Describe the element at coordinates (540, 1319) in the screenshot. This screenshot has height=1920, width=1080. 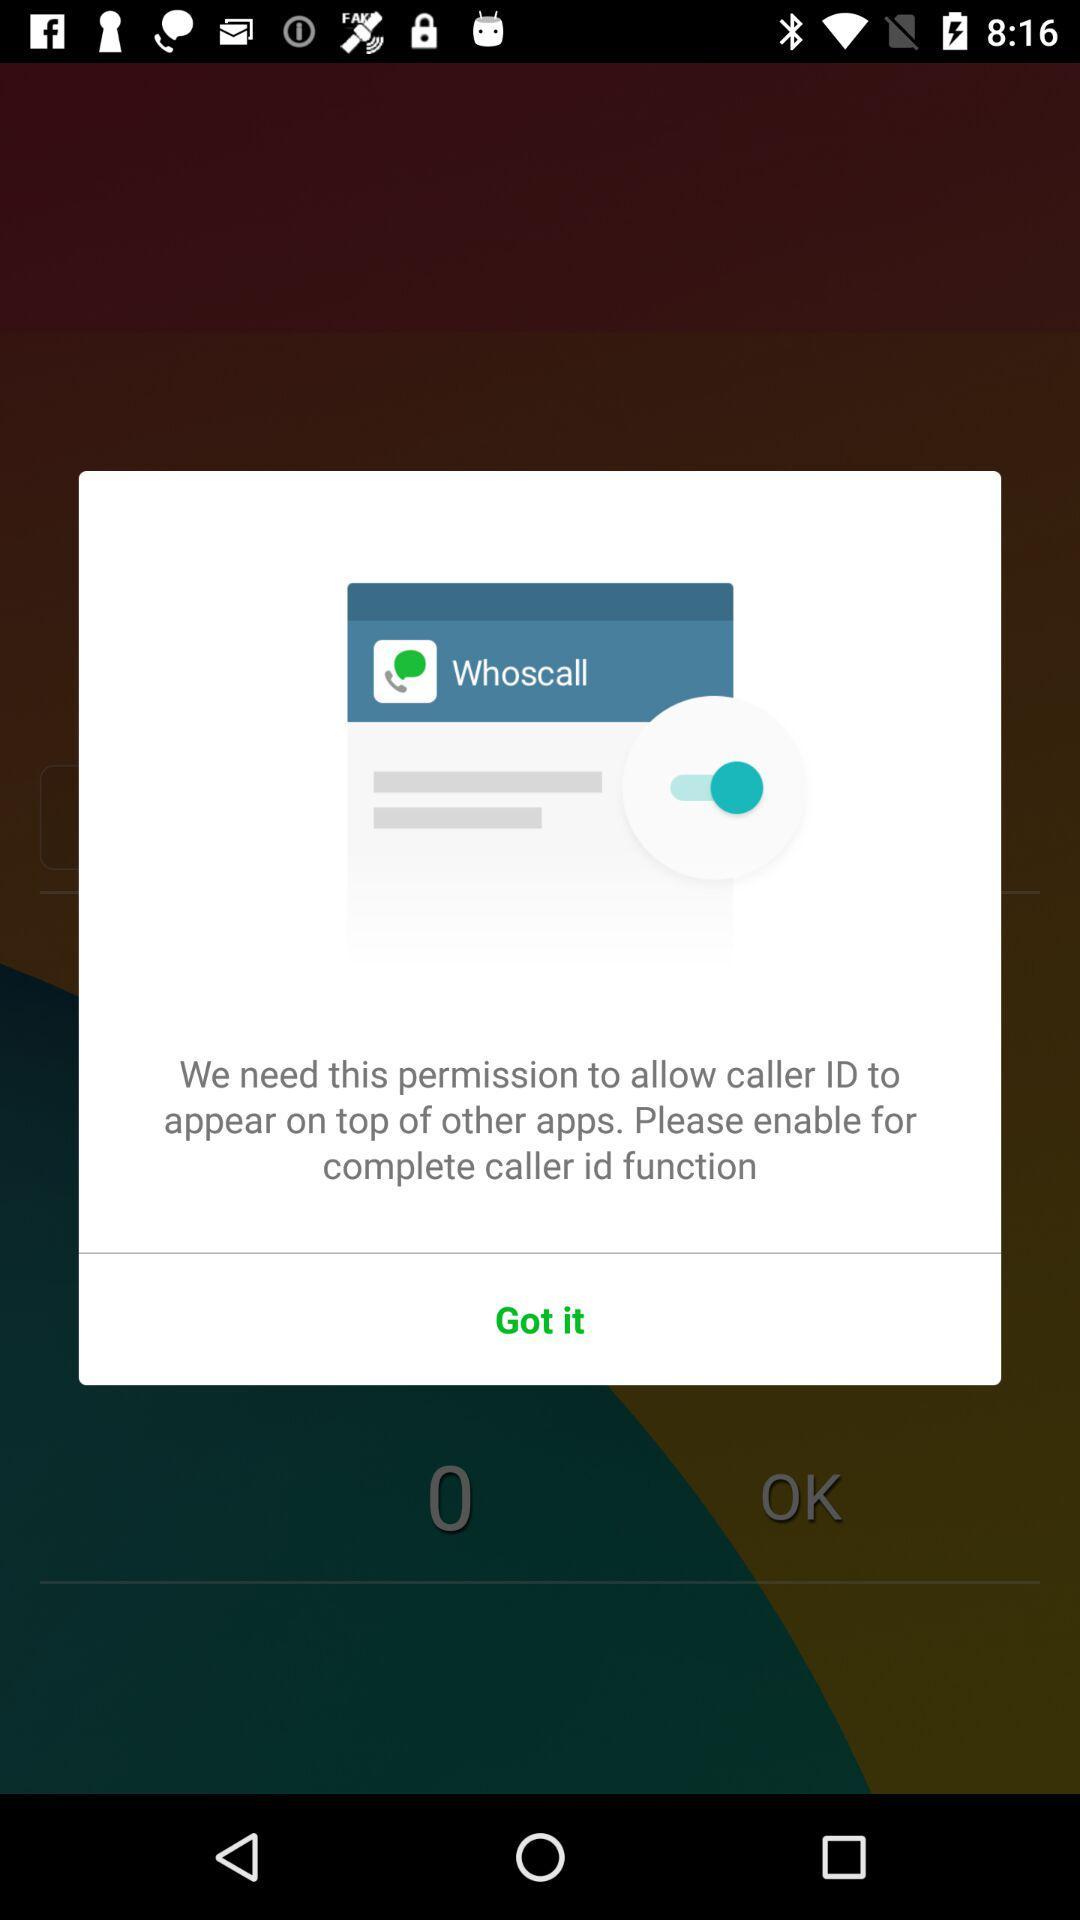
I see `the got it app` at that location.